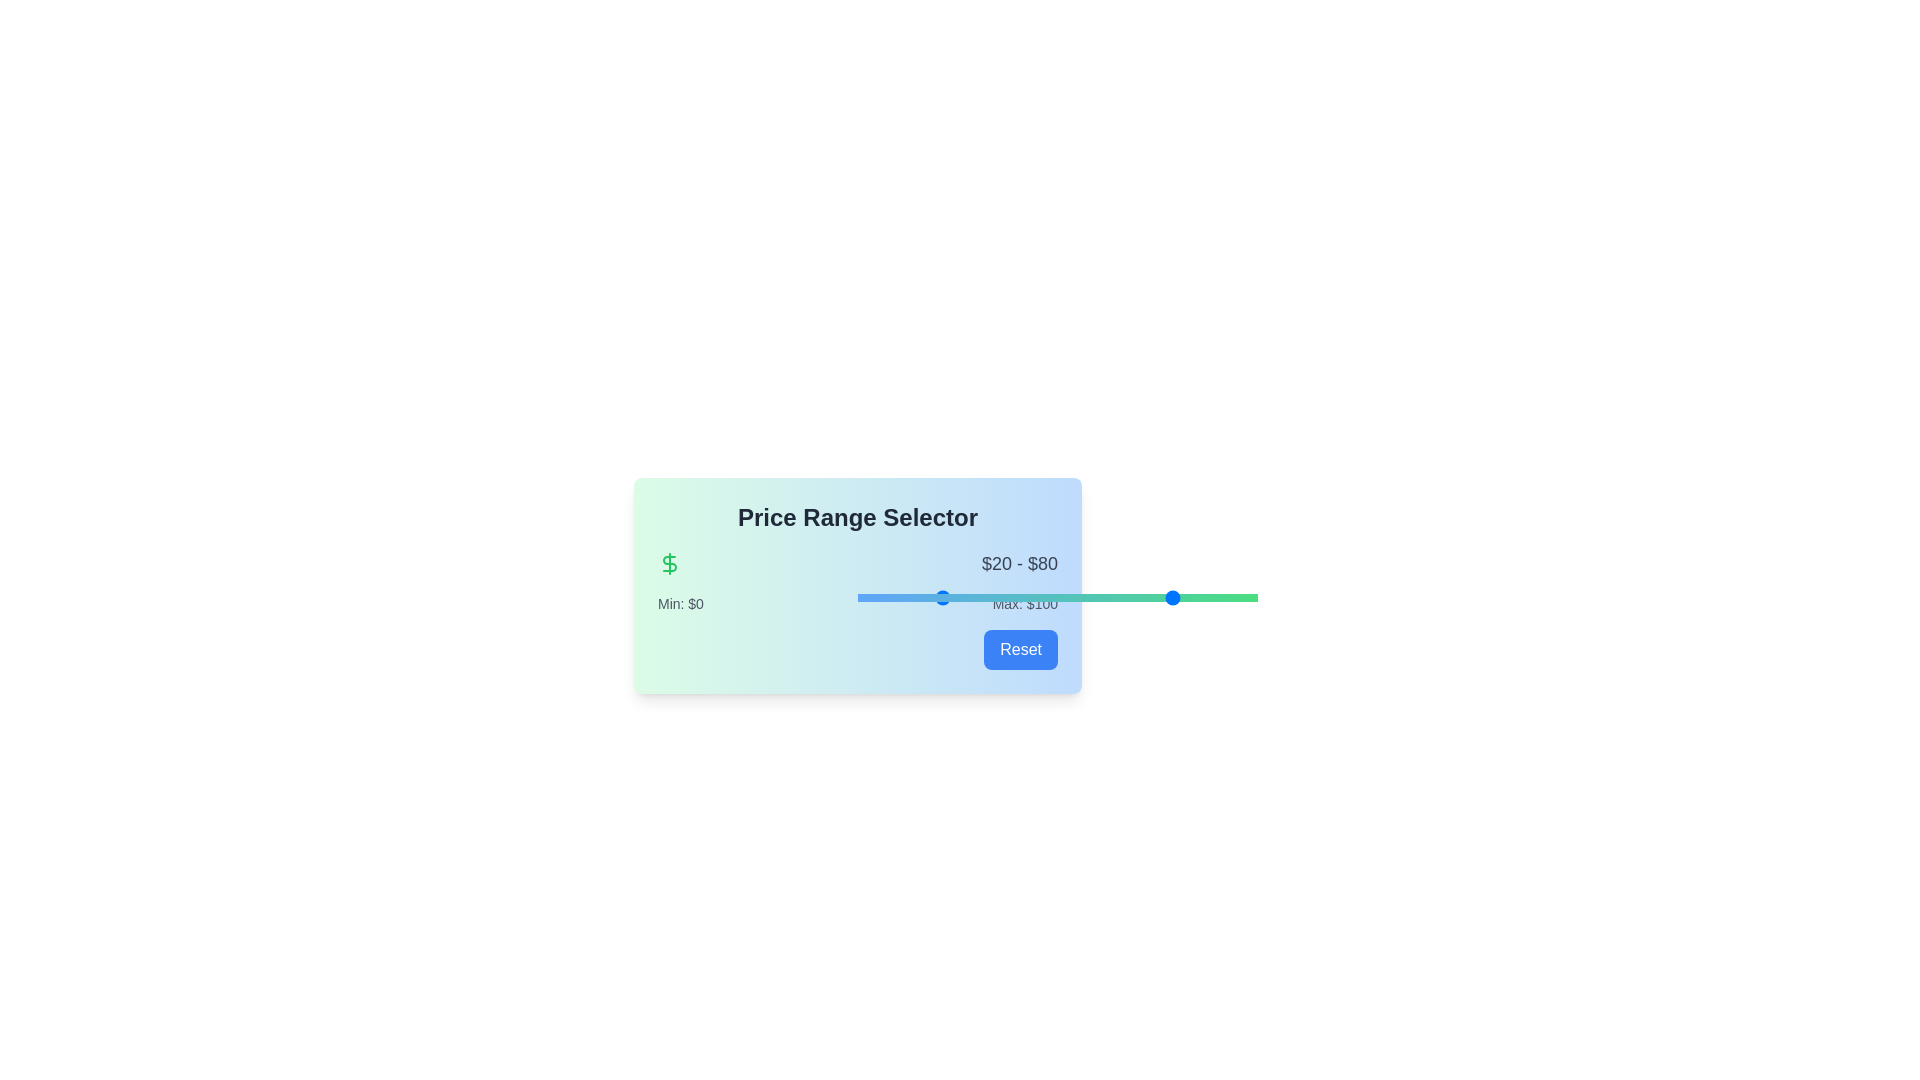 The width and height of the screenshot is (1920, 1080). What do you see at coordinates (985, 596) in the screenshot?
I see `the slider` at bounding box center [985, 596].